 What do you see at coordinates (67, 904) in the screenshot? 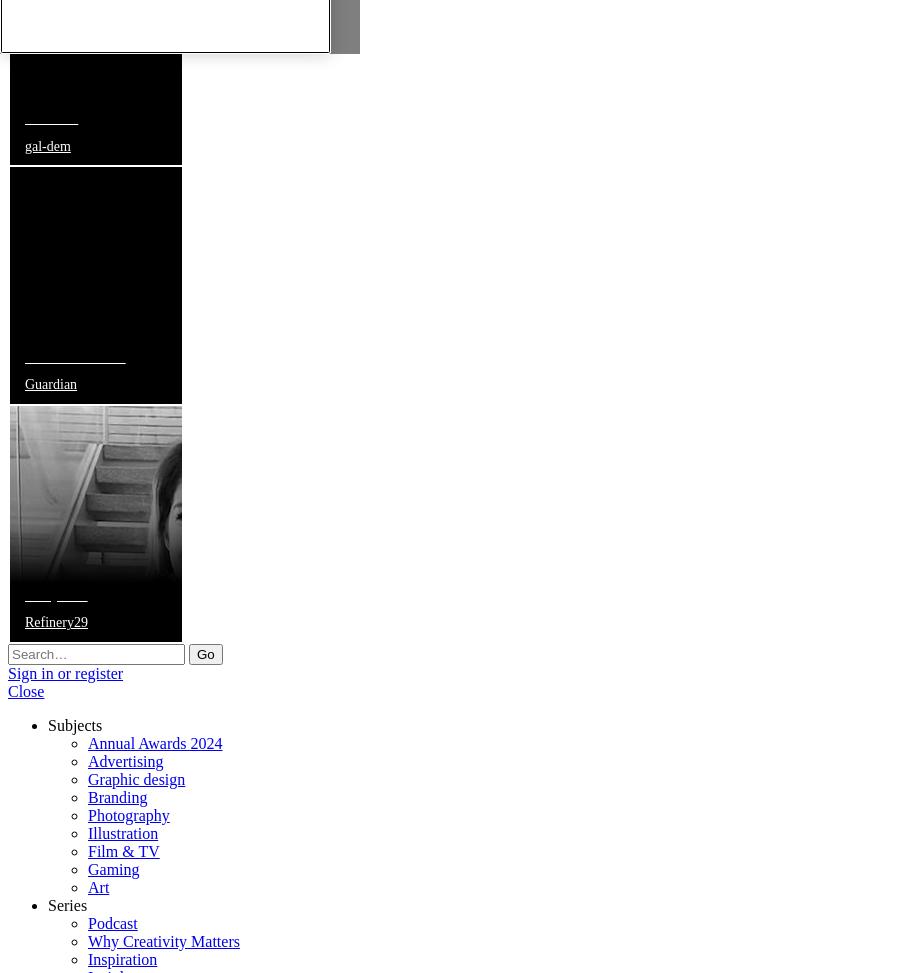
I see `'Series'` at bounding box center [67, 904].